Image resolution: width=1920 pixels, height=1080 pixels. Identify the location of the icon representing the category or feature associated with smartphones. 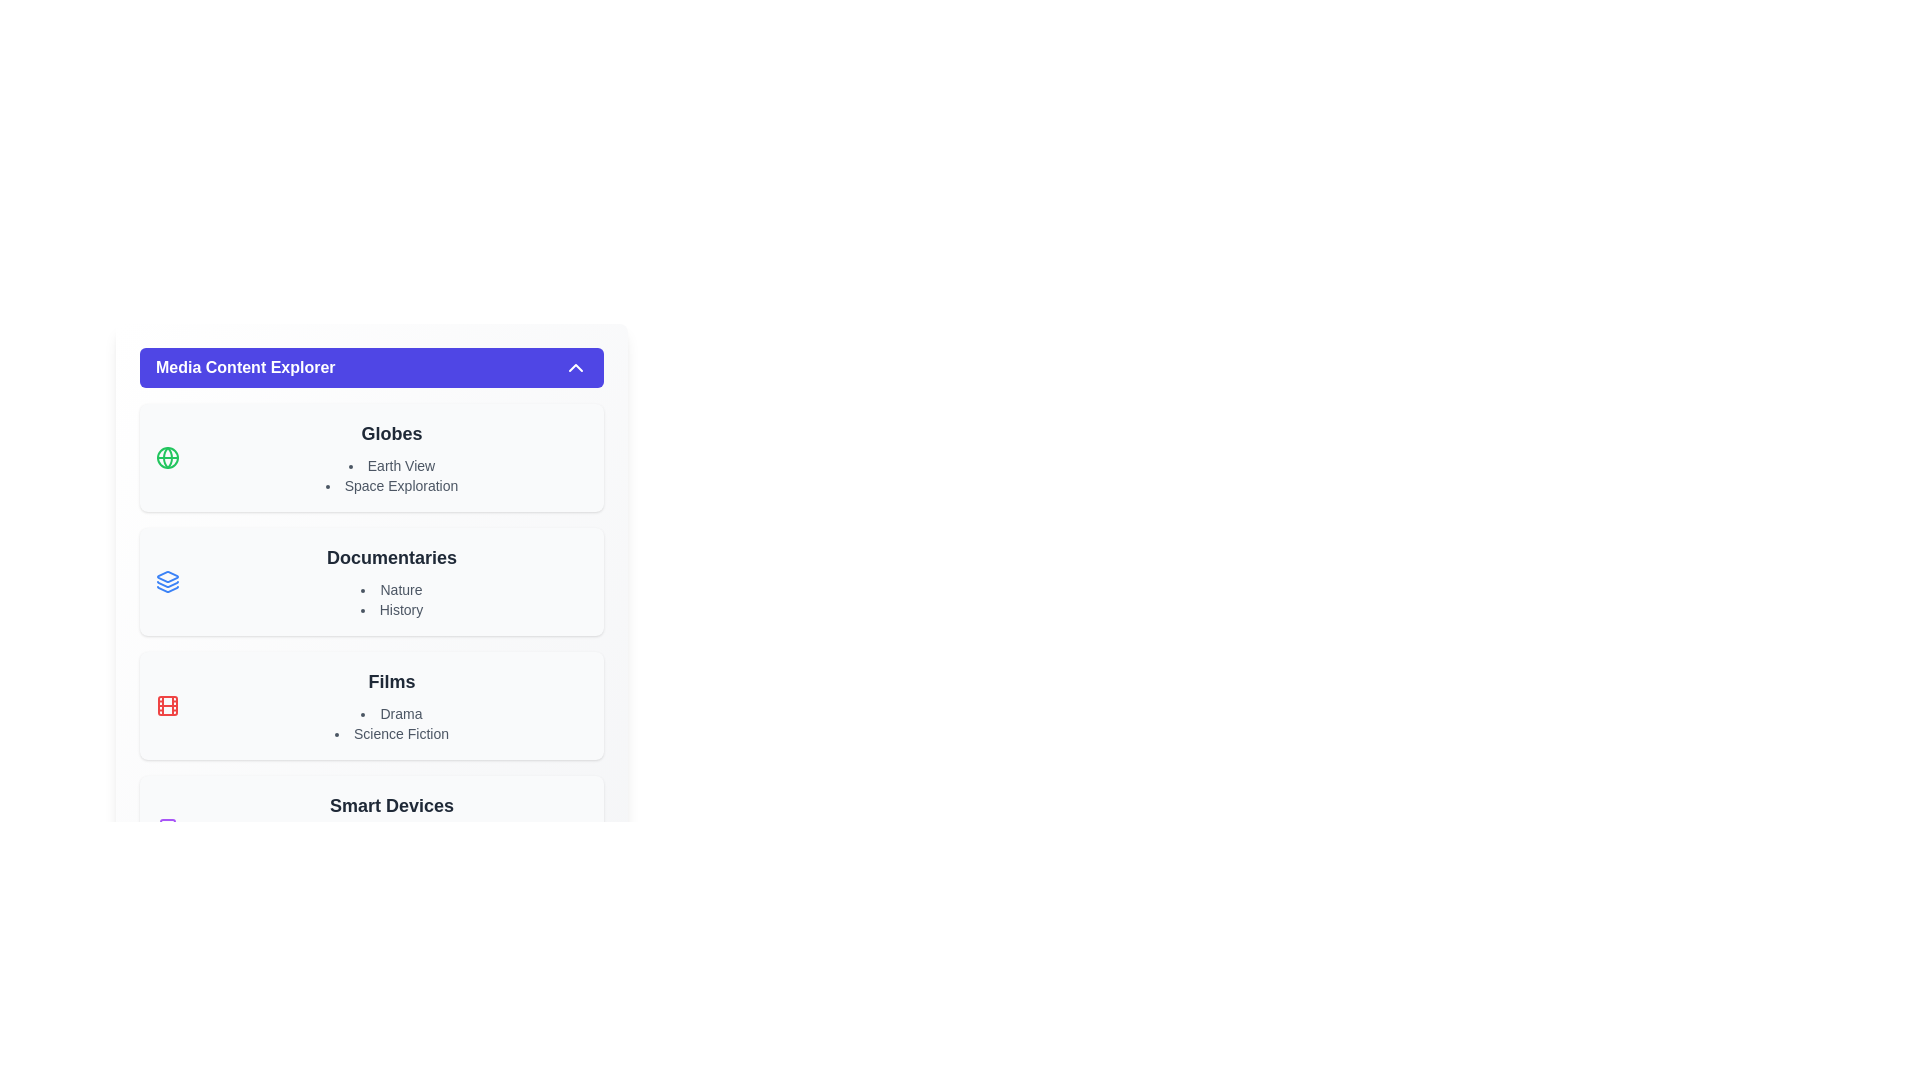
(168, 829).